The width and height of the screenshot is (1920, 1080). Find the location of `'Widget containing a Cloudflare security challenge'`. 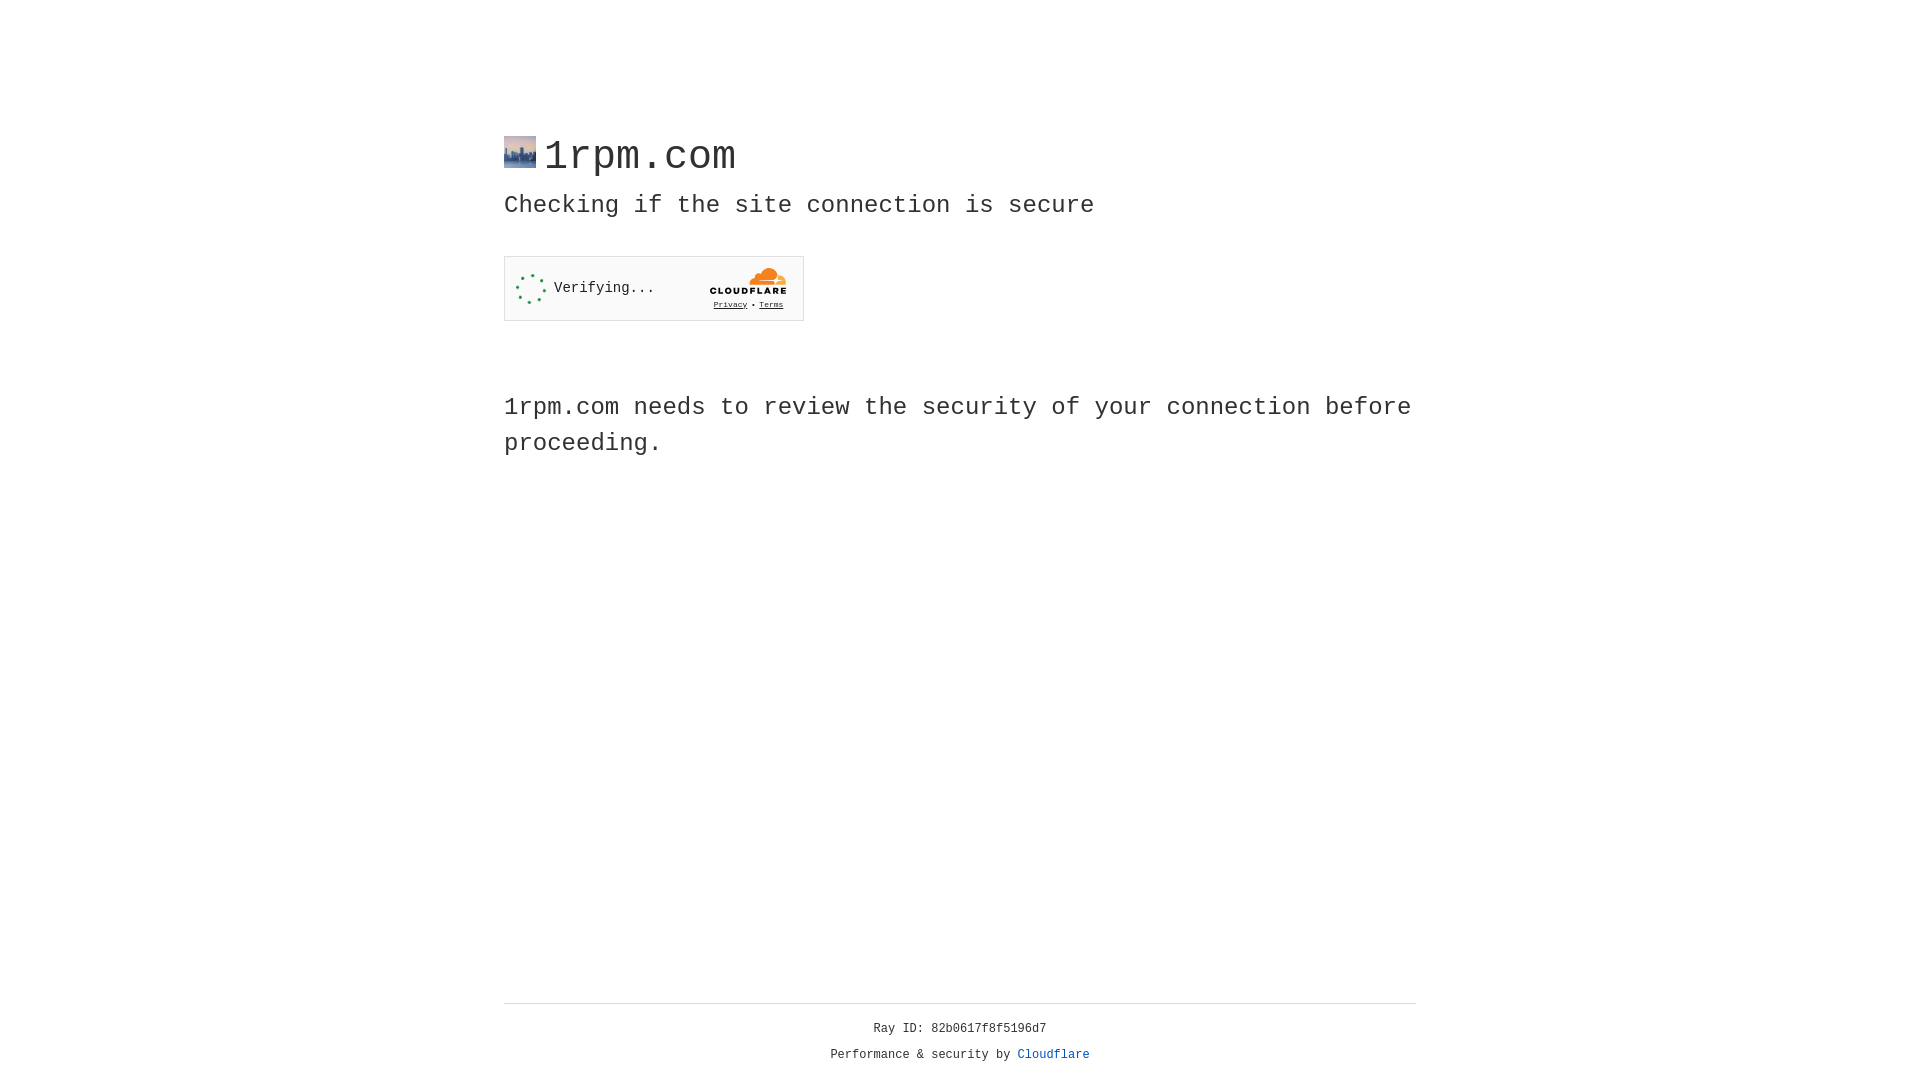

'Widget containing a Cloudflare security challenge' is located at coordinates (653, 288).